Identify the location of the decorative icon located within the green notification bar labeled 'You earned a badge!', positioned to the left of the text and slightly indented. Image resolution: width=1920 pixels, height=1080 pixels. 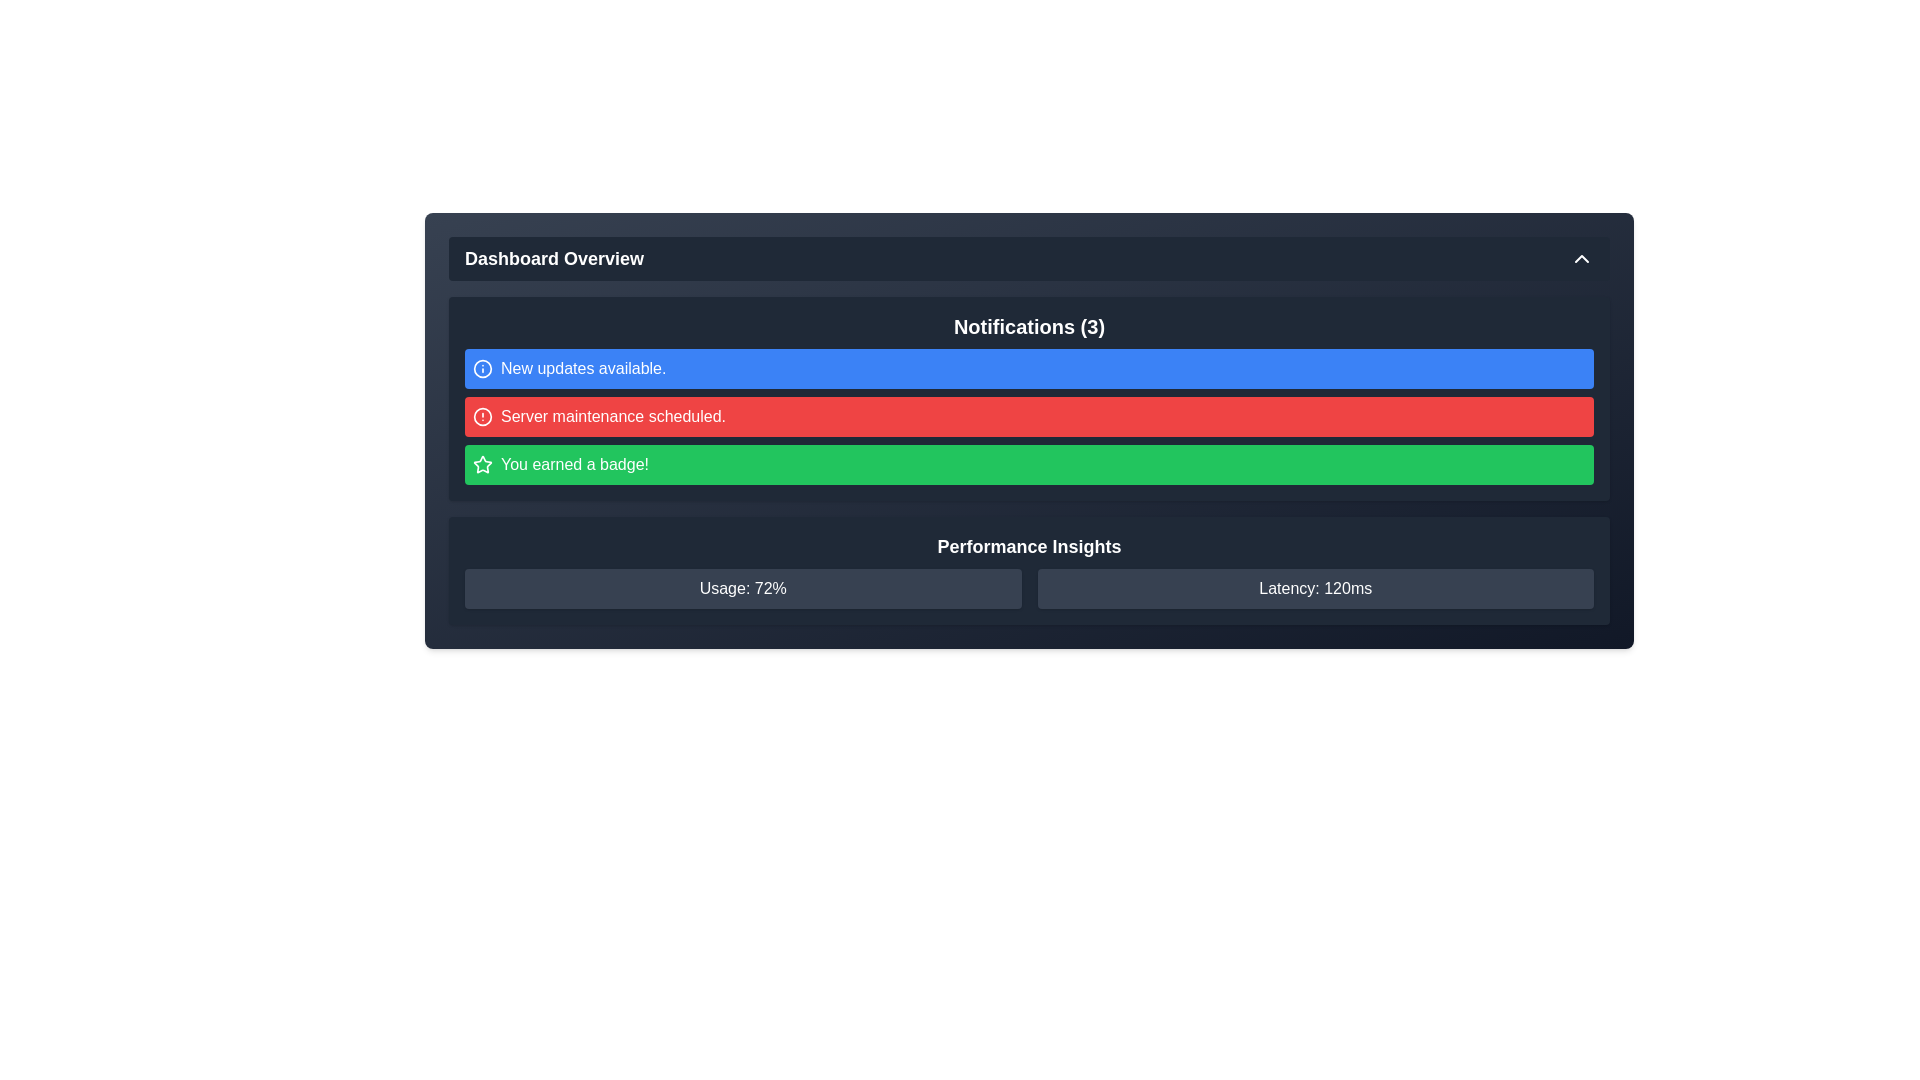
(483, 465).